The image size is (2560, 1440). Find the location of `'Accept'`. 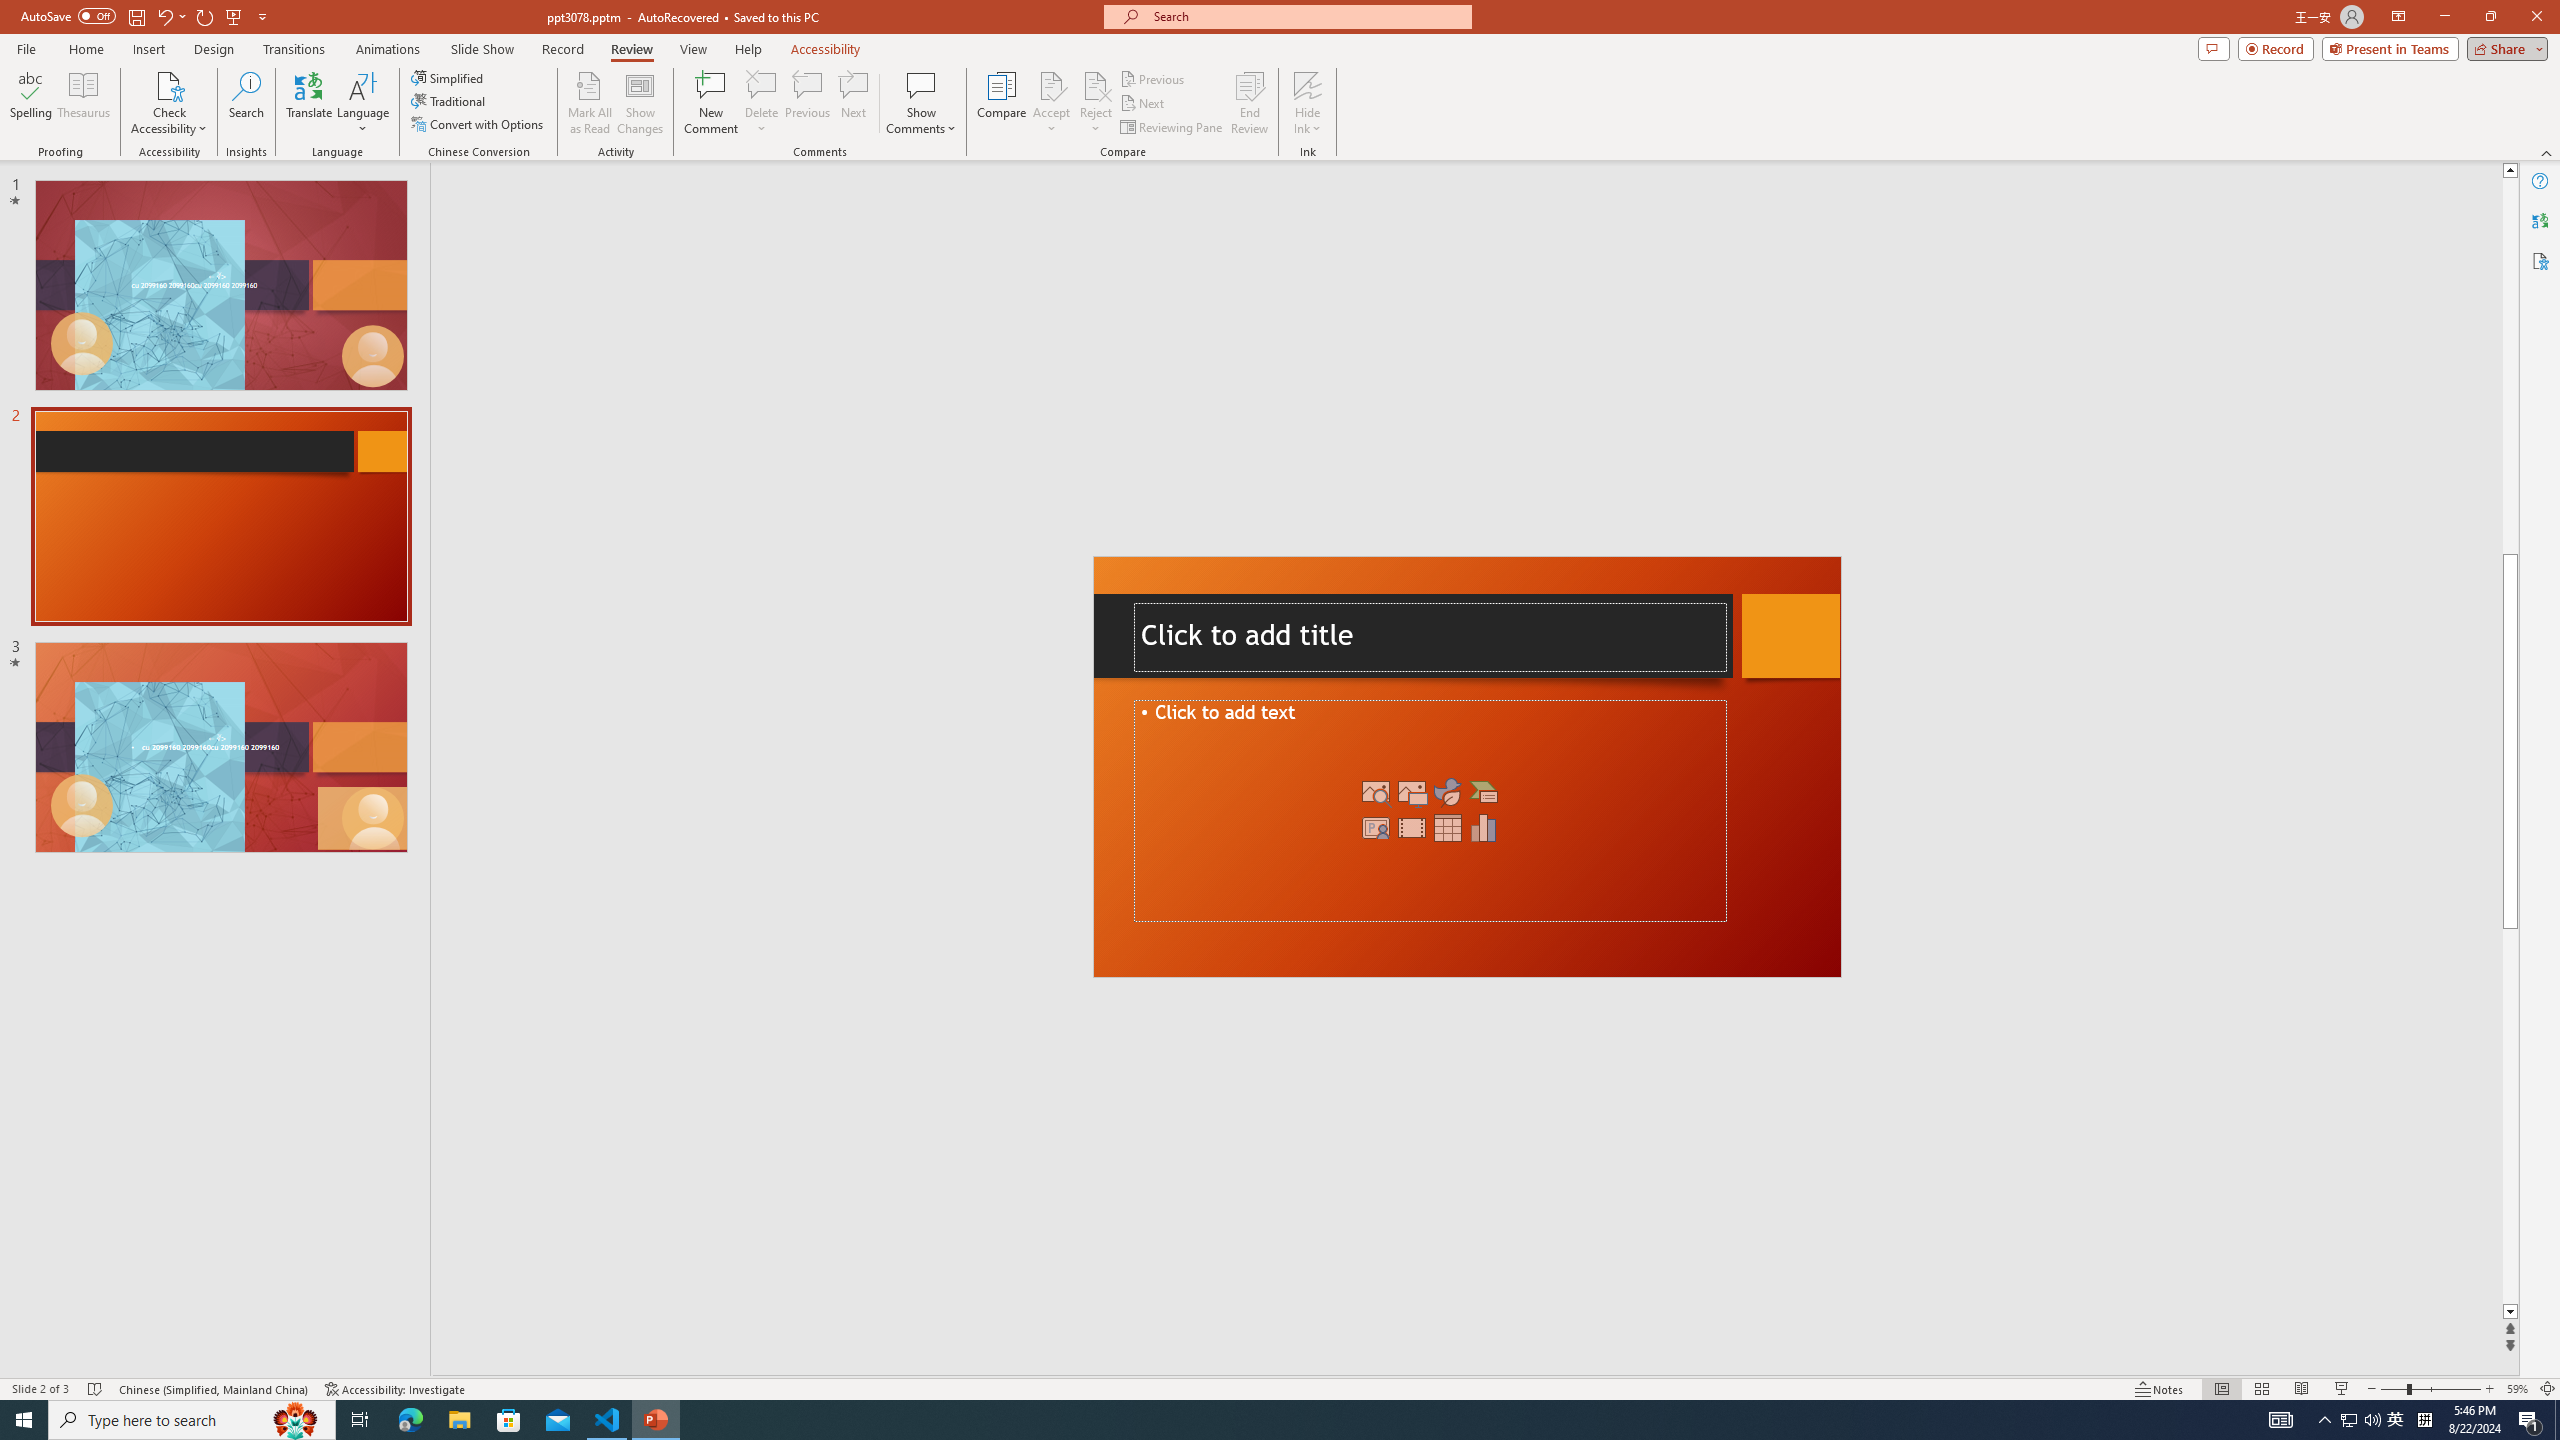

'Accept' is located at coordinates (1051, 103).